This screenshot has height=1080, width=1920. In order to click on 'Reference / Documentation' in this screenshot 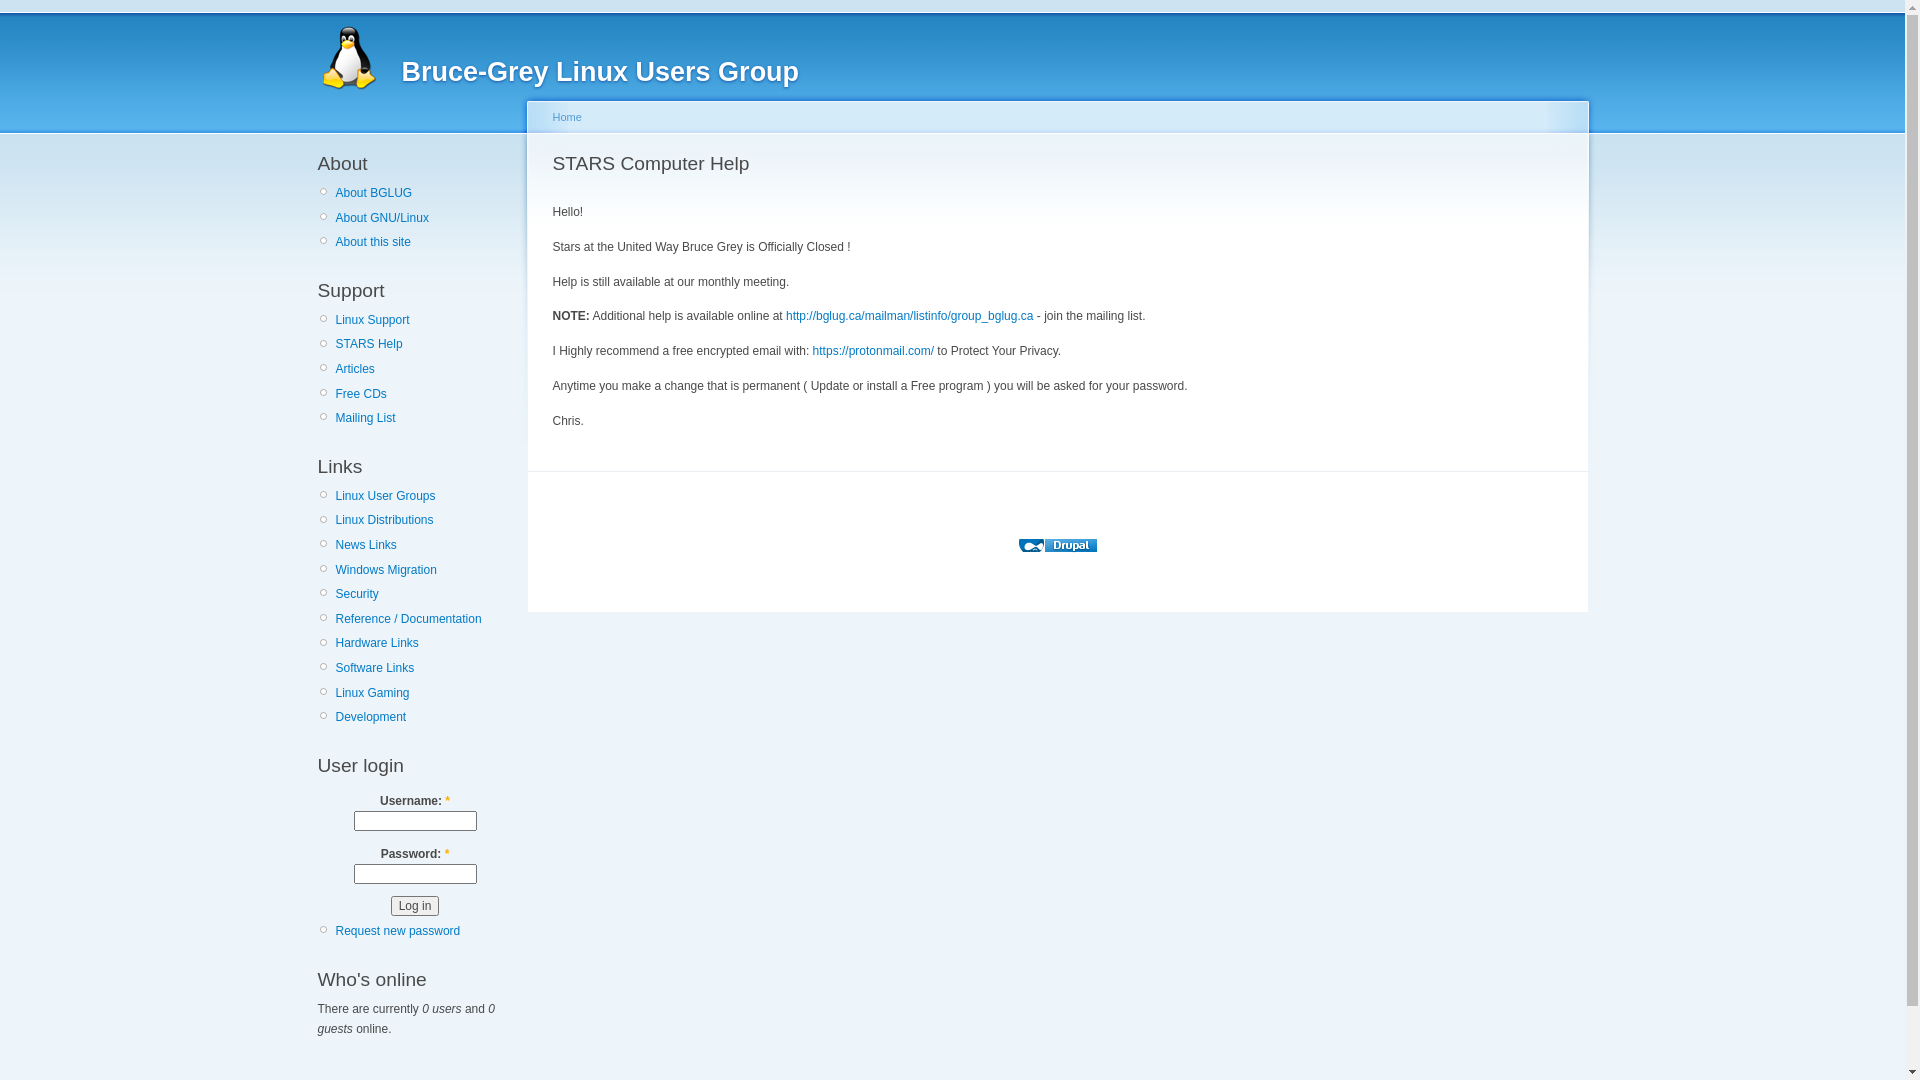, I will do `click(423, 617)`.